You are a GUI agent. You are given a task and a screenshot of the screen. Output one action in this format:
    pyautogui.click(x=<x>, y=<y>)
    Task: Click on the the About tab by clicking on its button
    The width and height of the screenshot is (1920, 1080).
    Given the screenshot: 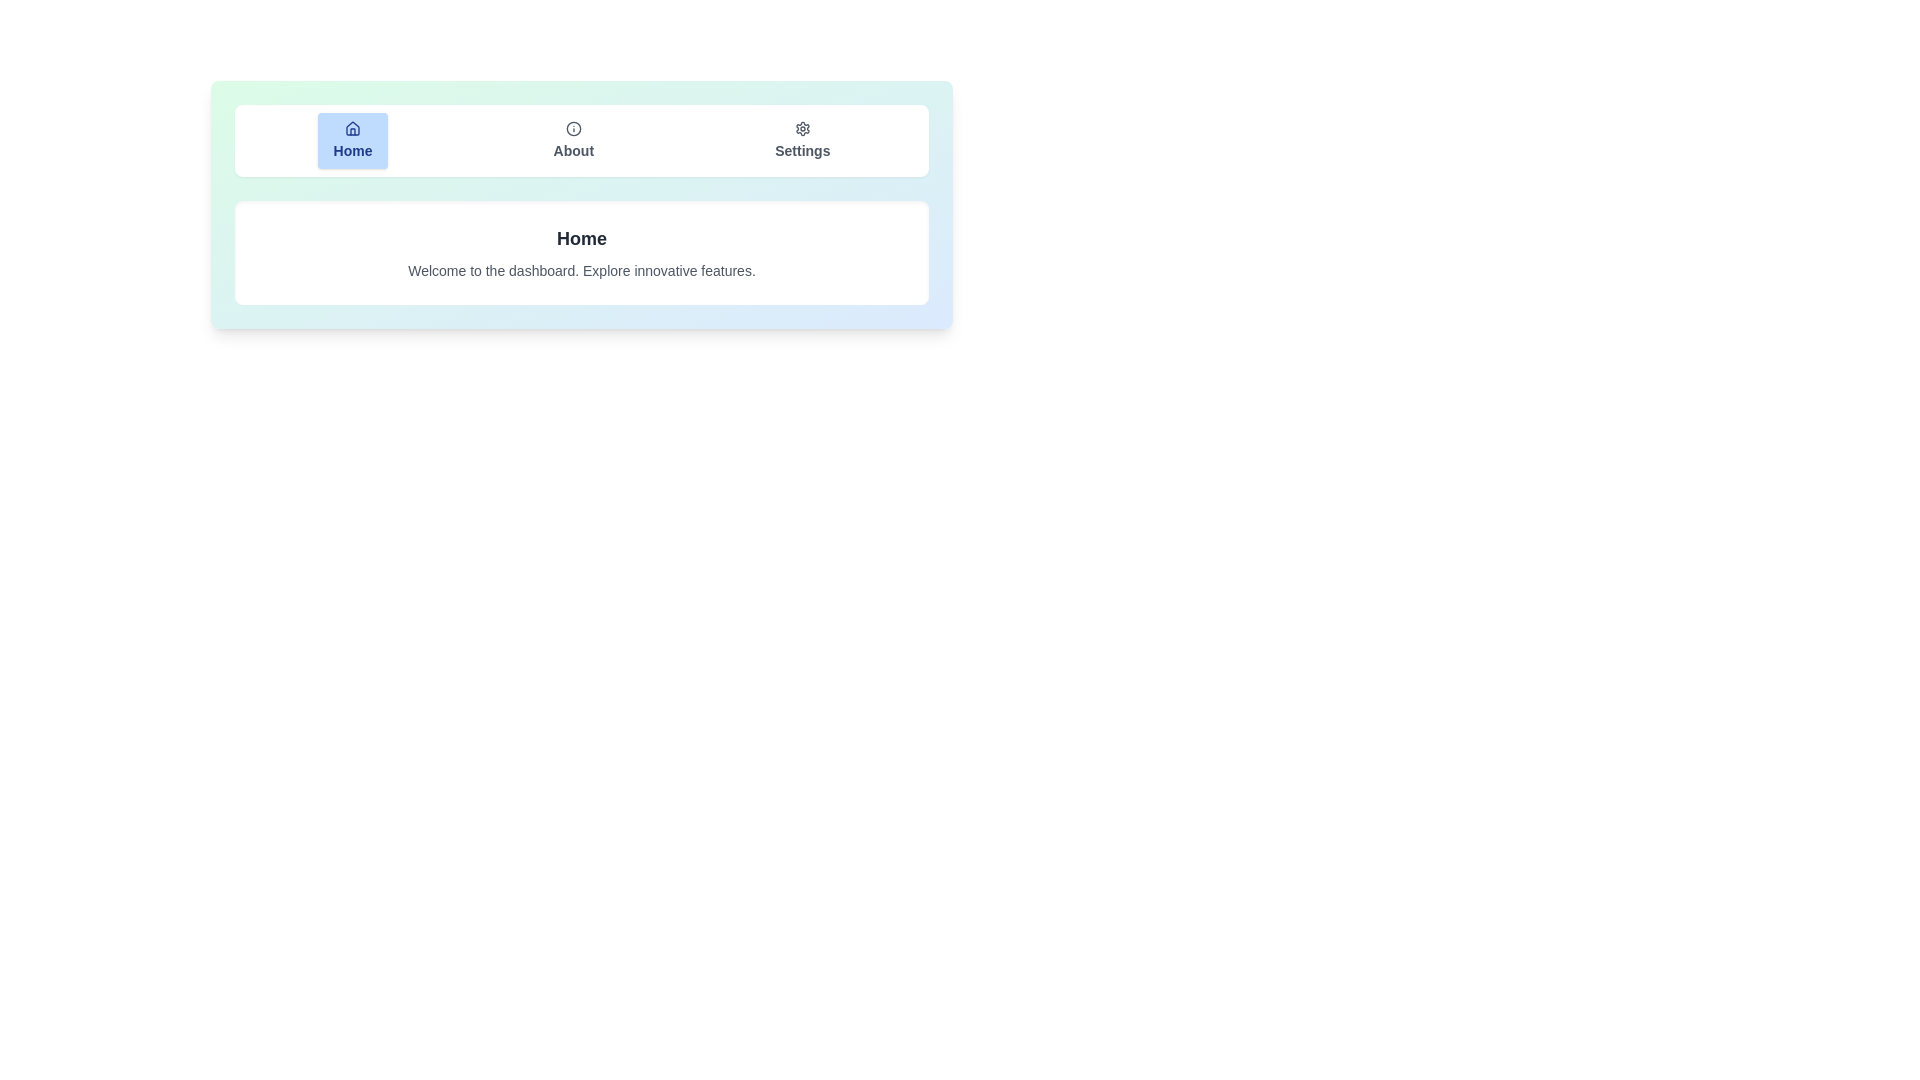 What is the action you would take?
    pyautogui.click(x=571, y=140)
    